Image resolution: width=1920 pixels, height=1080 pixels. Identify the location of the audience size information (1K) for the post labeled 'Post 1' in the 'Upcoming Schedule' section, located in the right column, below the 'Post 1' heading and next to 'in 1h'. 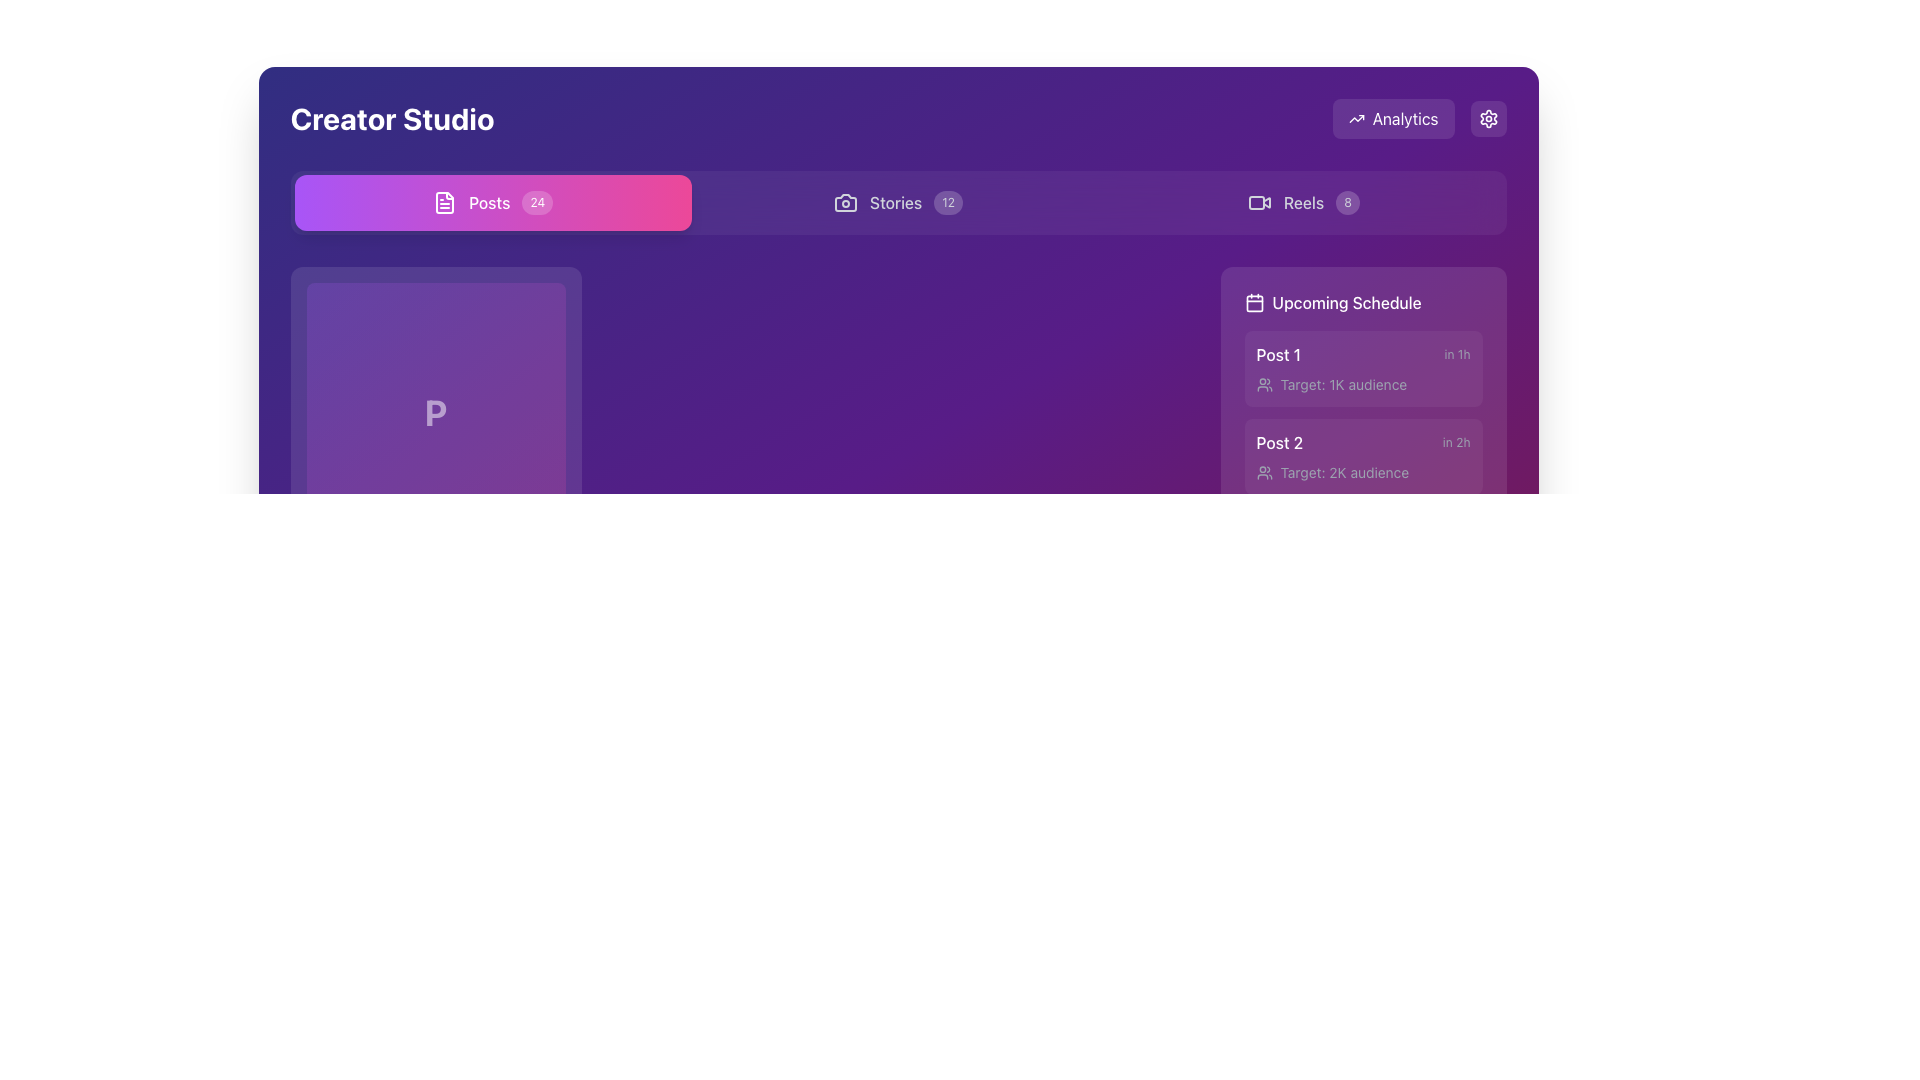
(1362, 385).